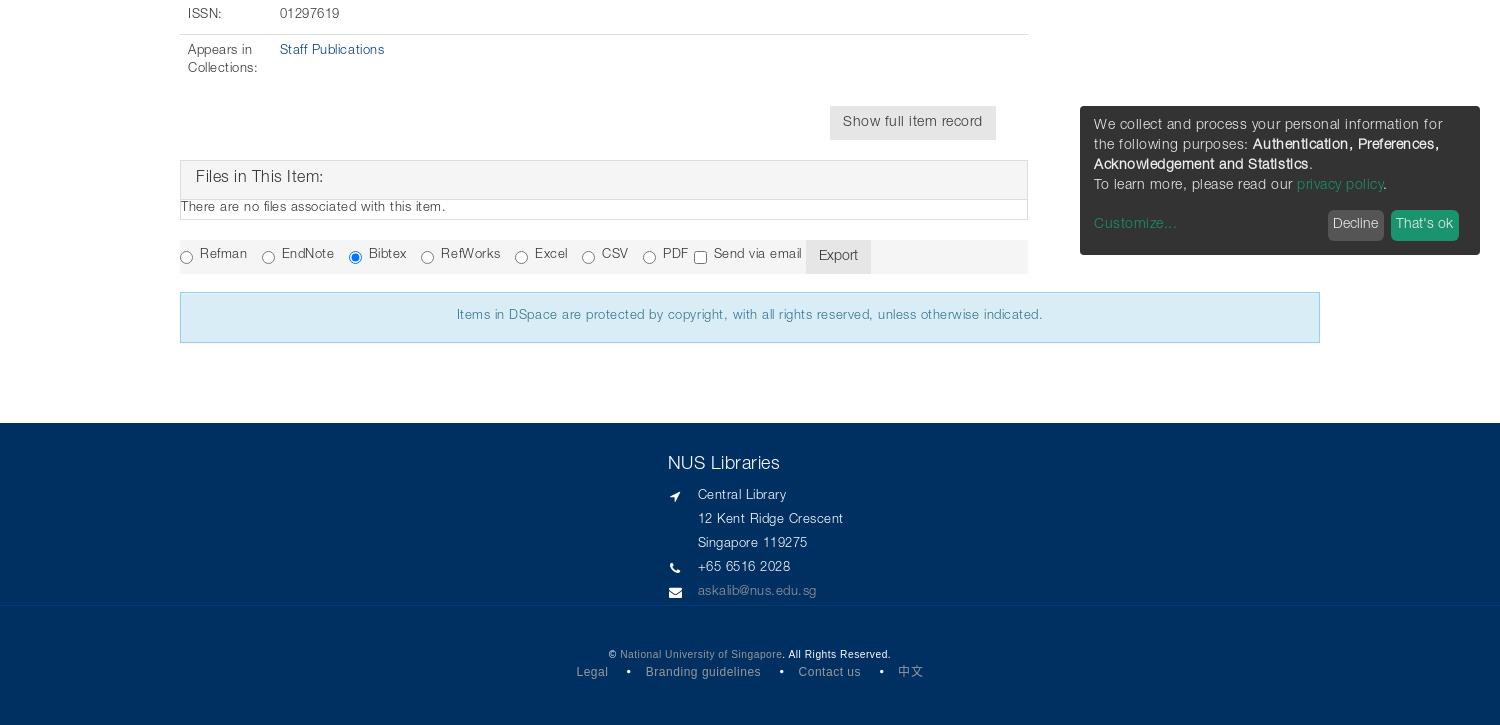  I want to click on 'NUS Libraries', so click(722, 463).